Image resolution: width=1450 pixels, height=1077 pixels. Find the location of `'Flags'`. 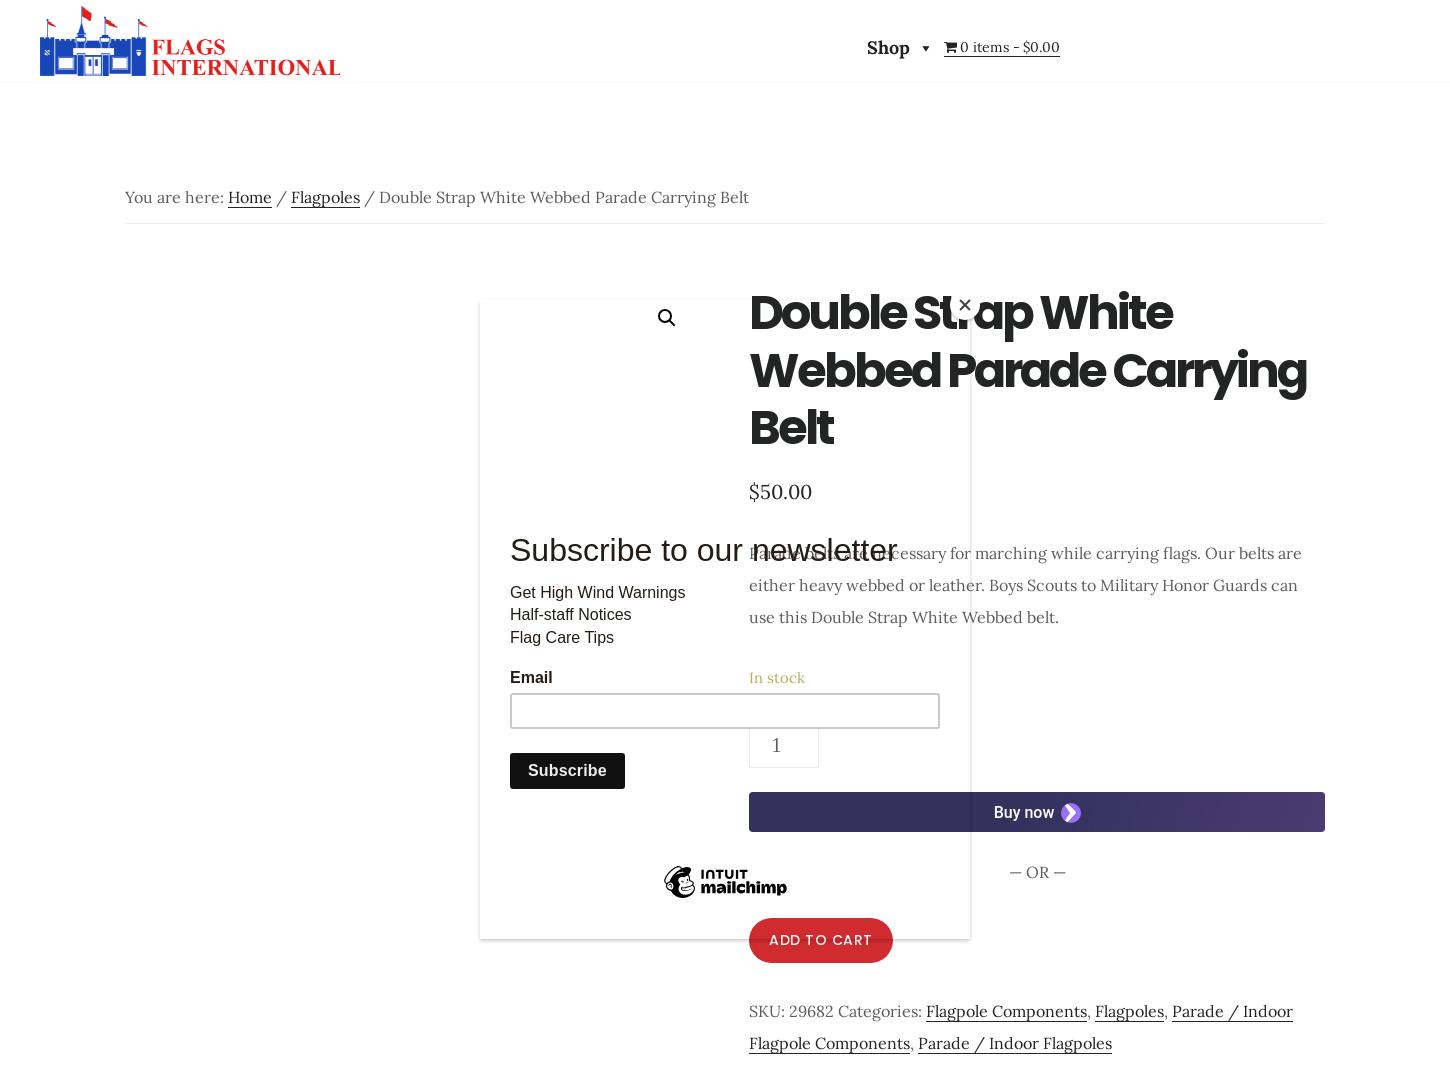

'Flags' is located at coordinates (364, 109).